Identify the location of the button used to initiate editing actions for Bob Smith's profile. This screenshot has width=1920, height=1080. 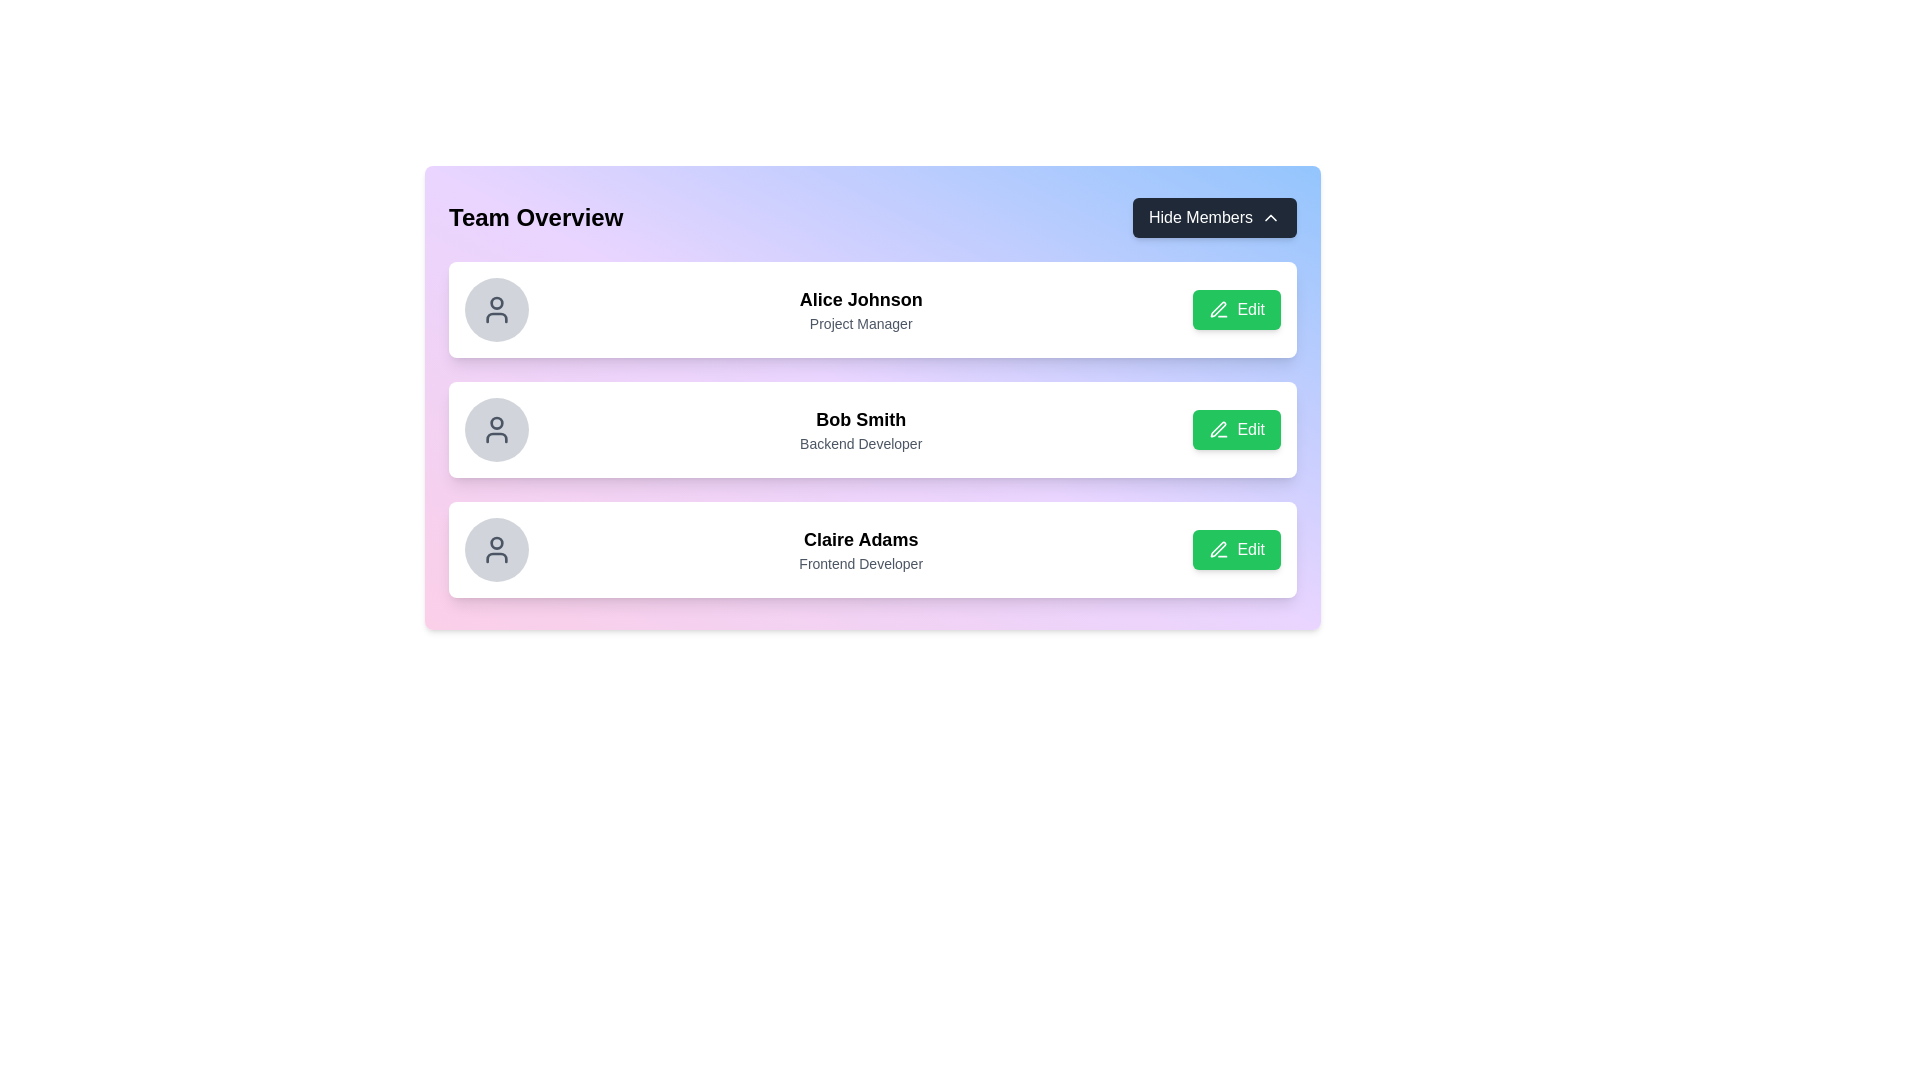
(1236, 428).